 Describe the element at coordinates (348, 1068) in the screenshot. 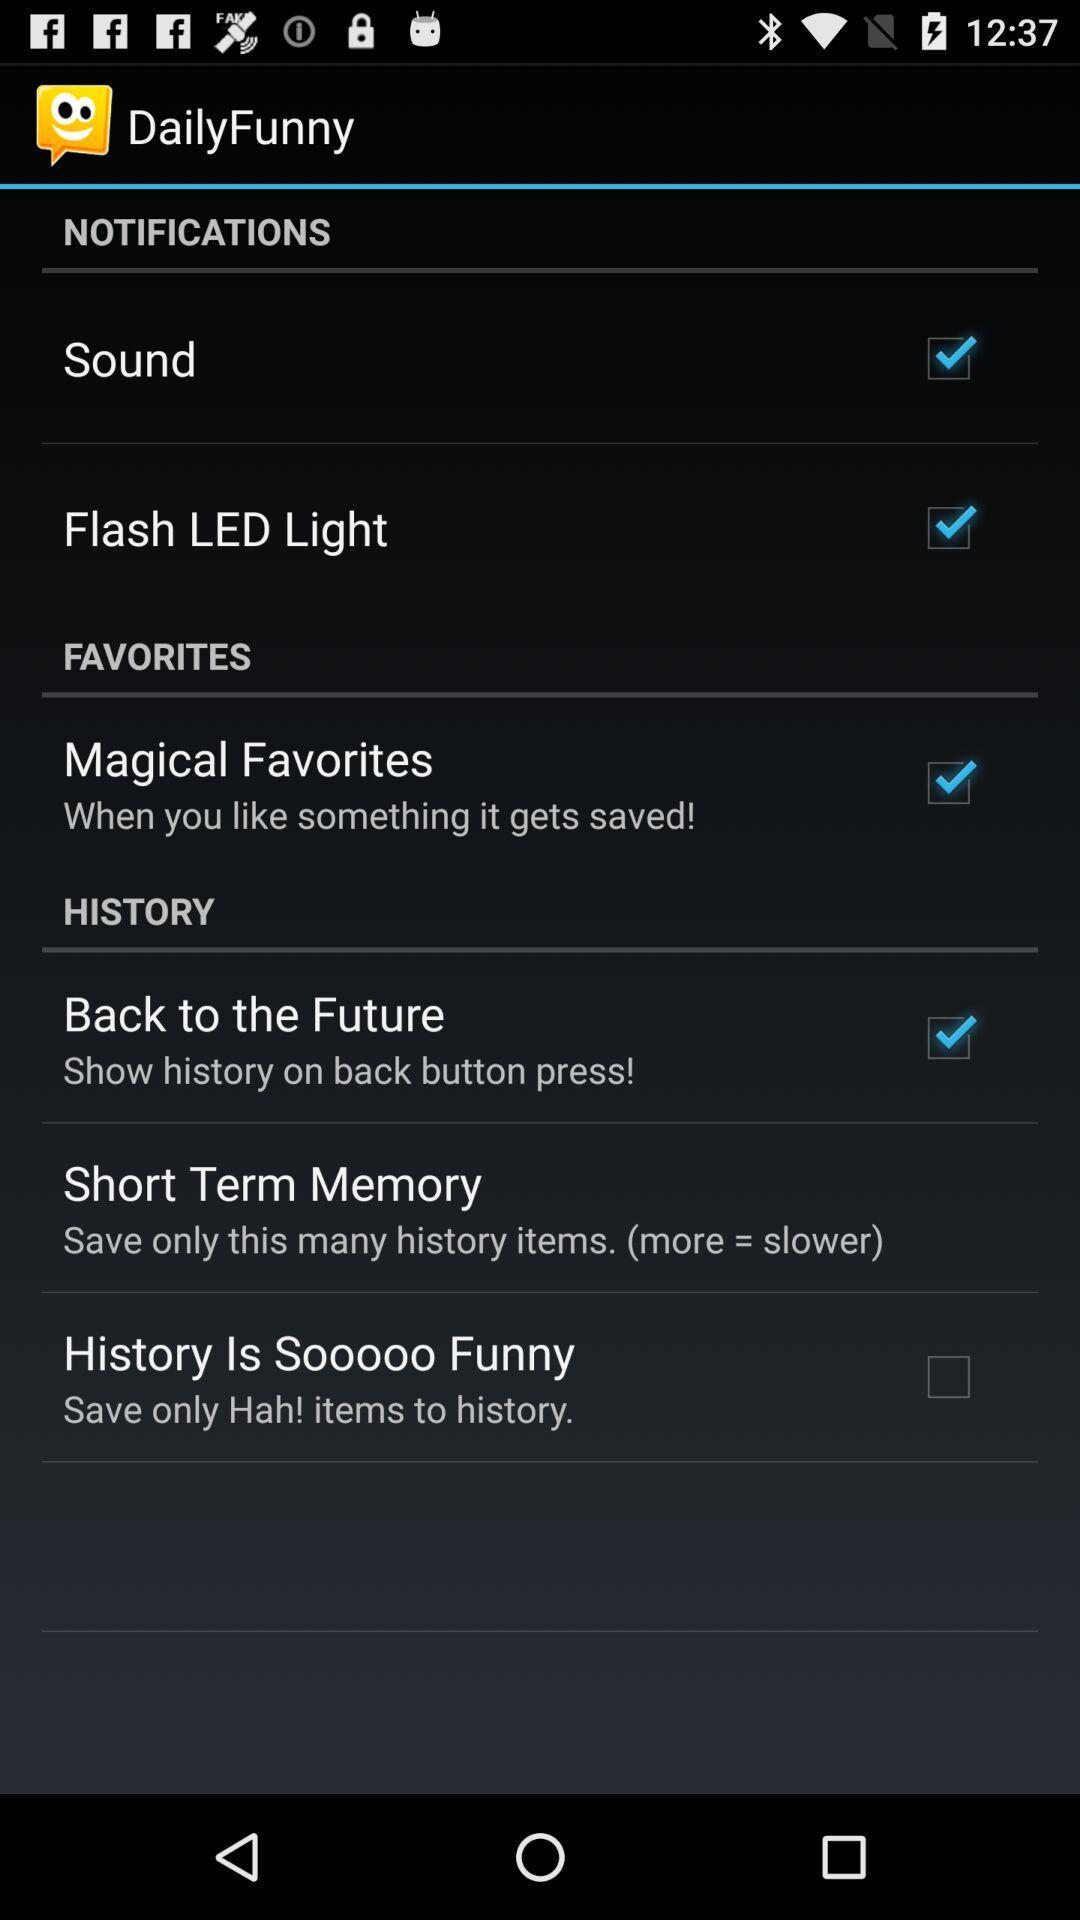

I see `the icon below the back to the item` at that location.